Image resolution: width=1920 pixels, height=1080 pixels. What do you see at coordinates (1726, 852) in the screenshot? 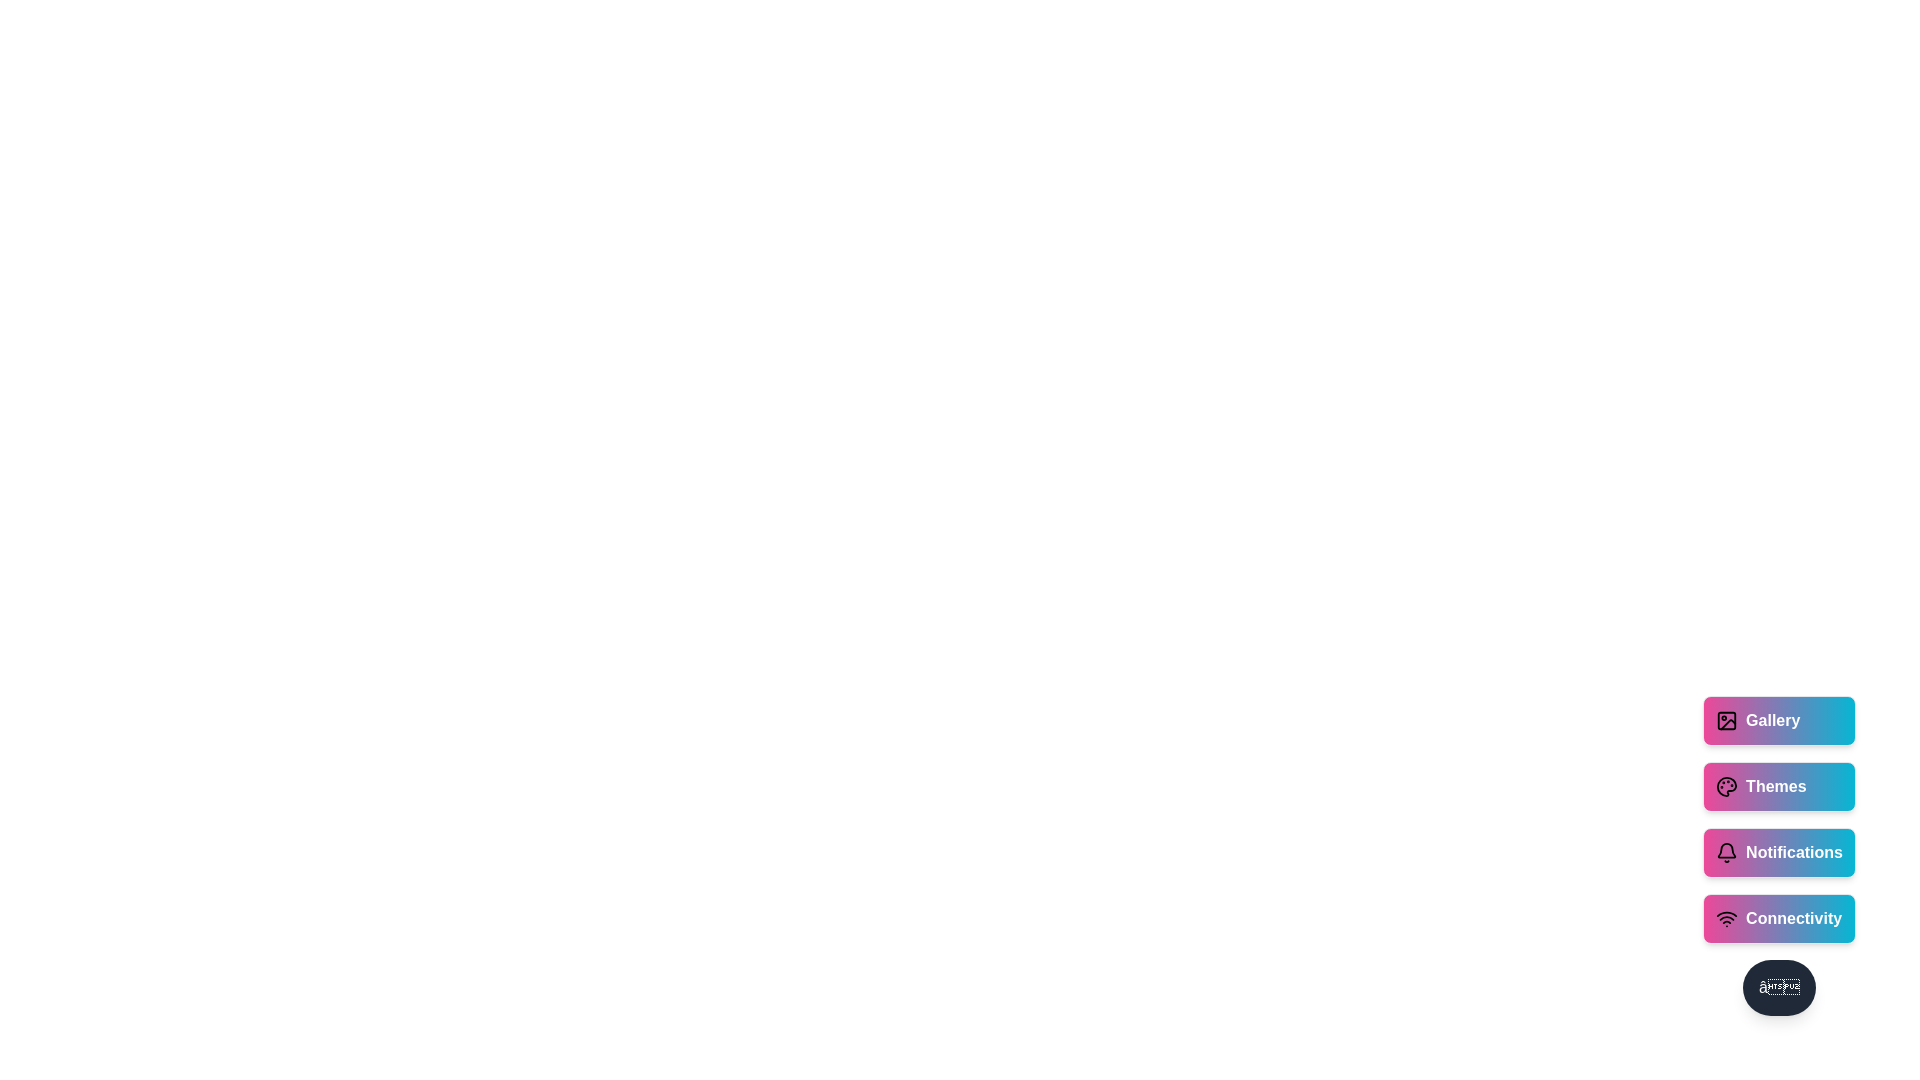
I see `the bell icon representing notifications, which is located in the rightmost column of the interface as the third option from the top` at bounding box center [1726, 852].